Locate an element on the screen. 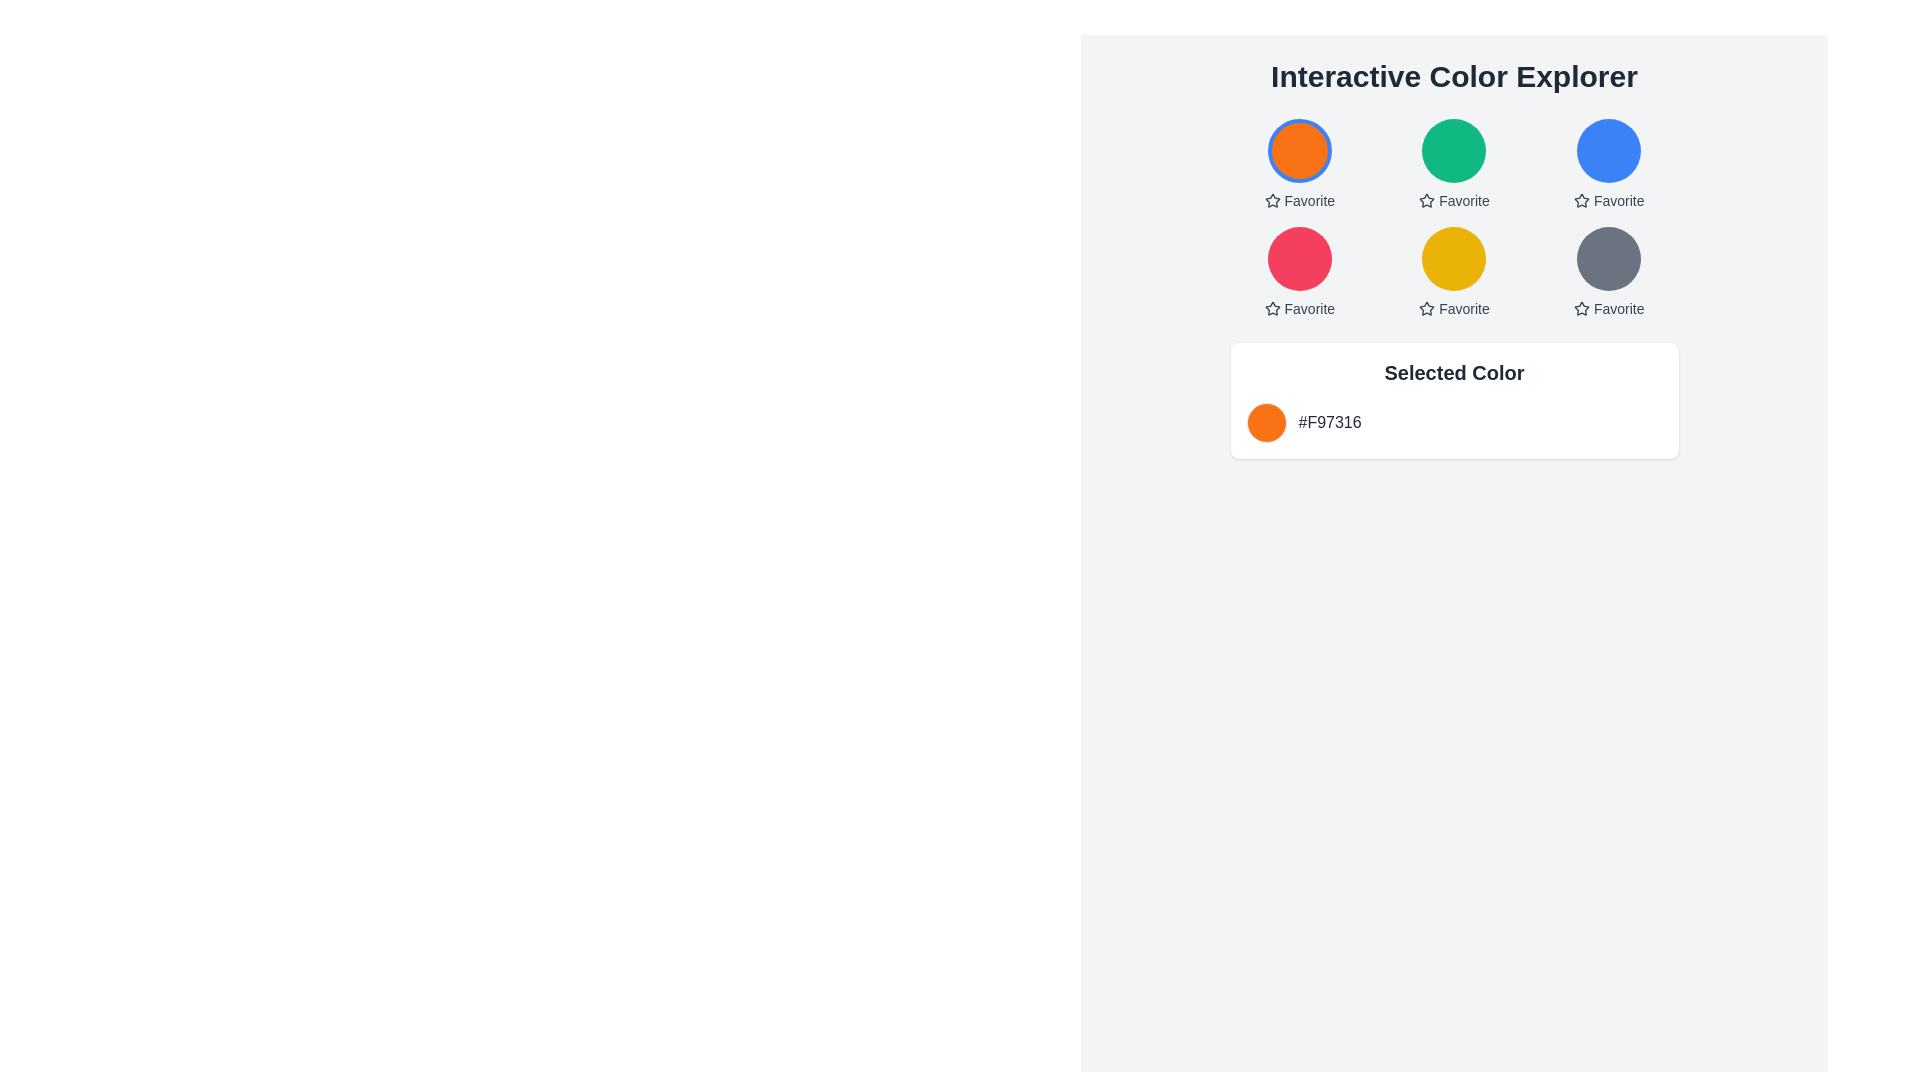 This screenshot has height=1080, width=1920. the interactive circle representing a color option located in the fourth row beneath the 'Interactive Color Explorer' title is located at coordinates (1454, 257).